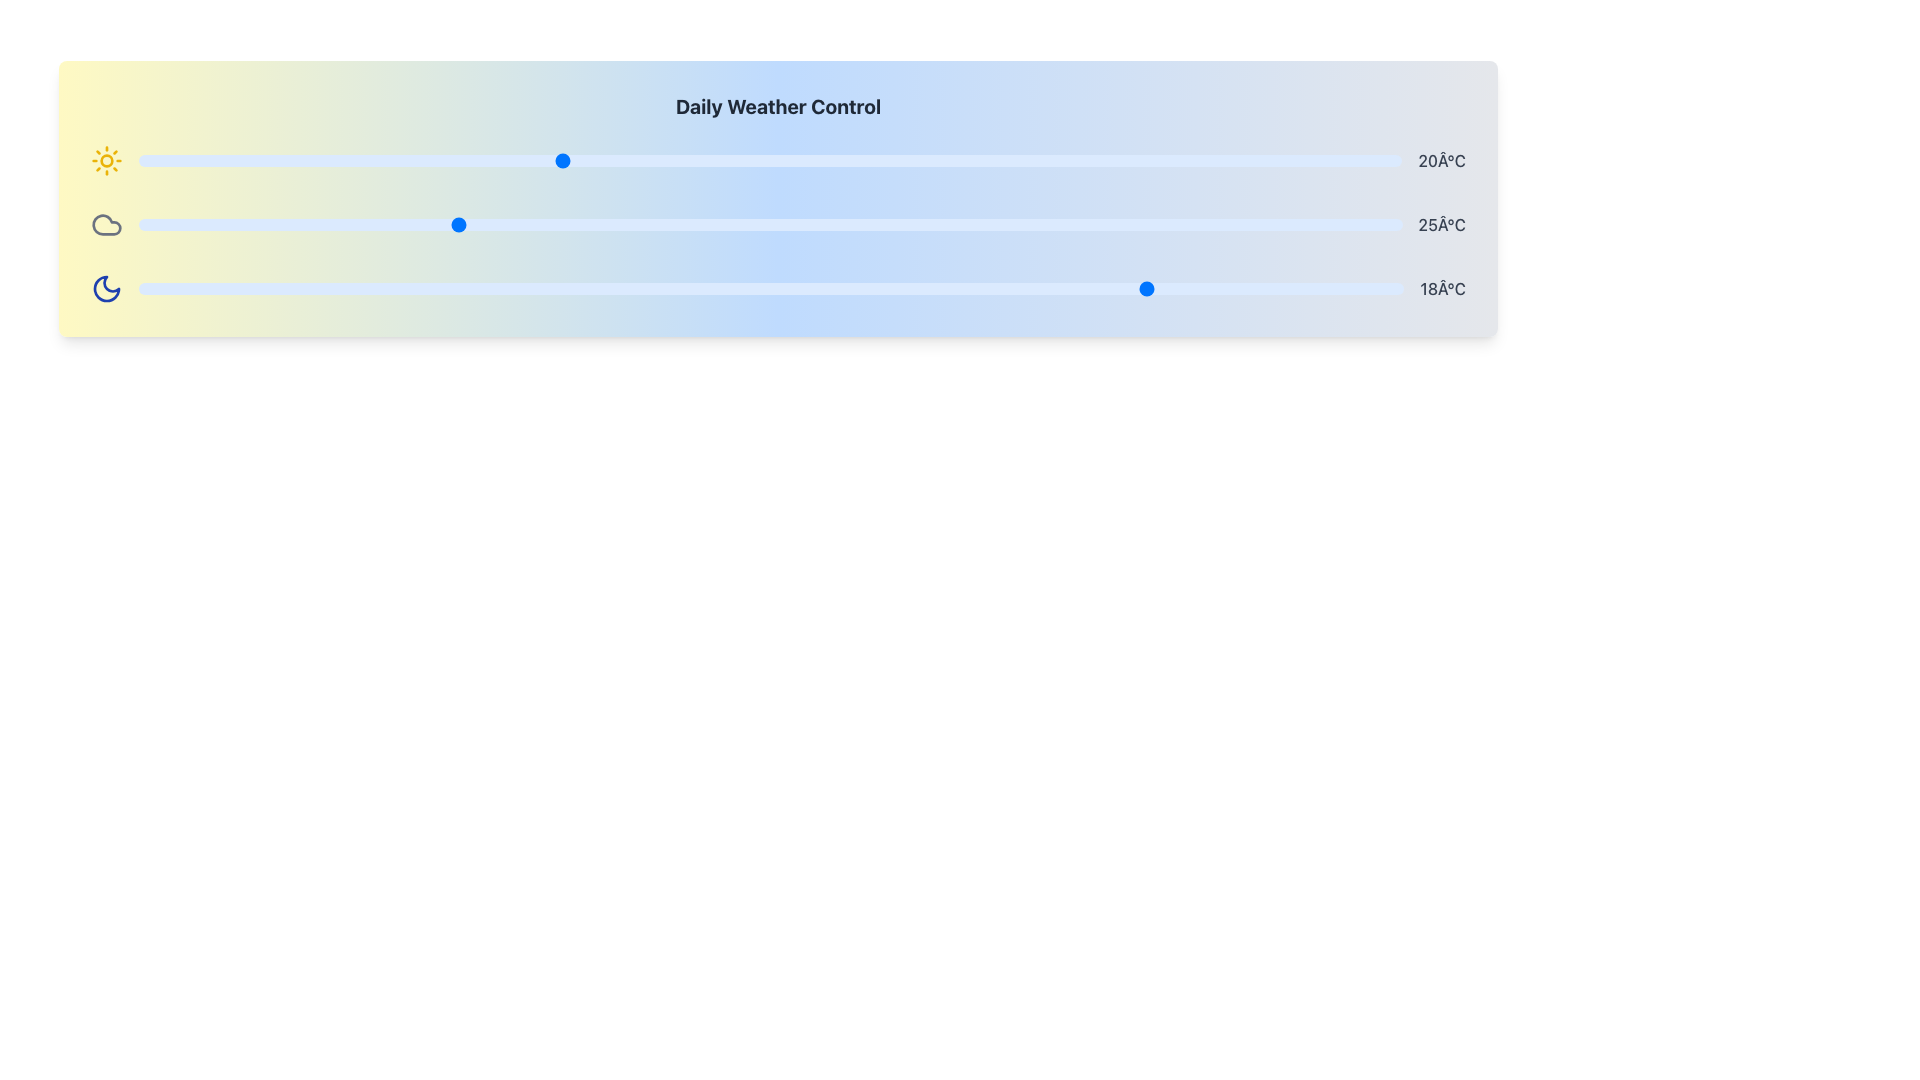 This screenshot has height=1080, width=1920. I want to click on displayed temperature value '18Â°C' from the text label on the far-right side of the slider control, so click(1443, 289).